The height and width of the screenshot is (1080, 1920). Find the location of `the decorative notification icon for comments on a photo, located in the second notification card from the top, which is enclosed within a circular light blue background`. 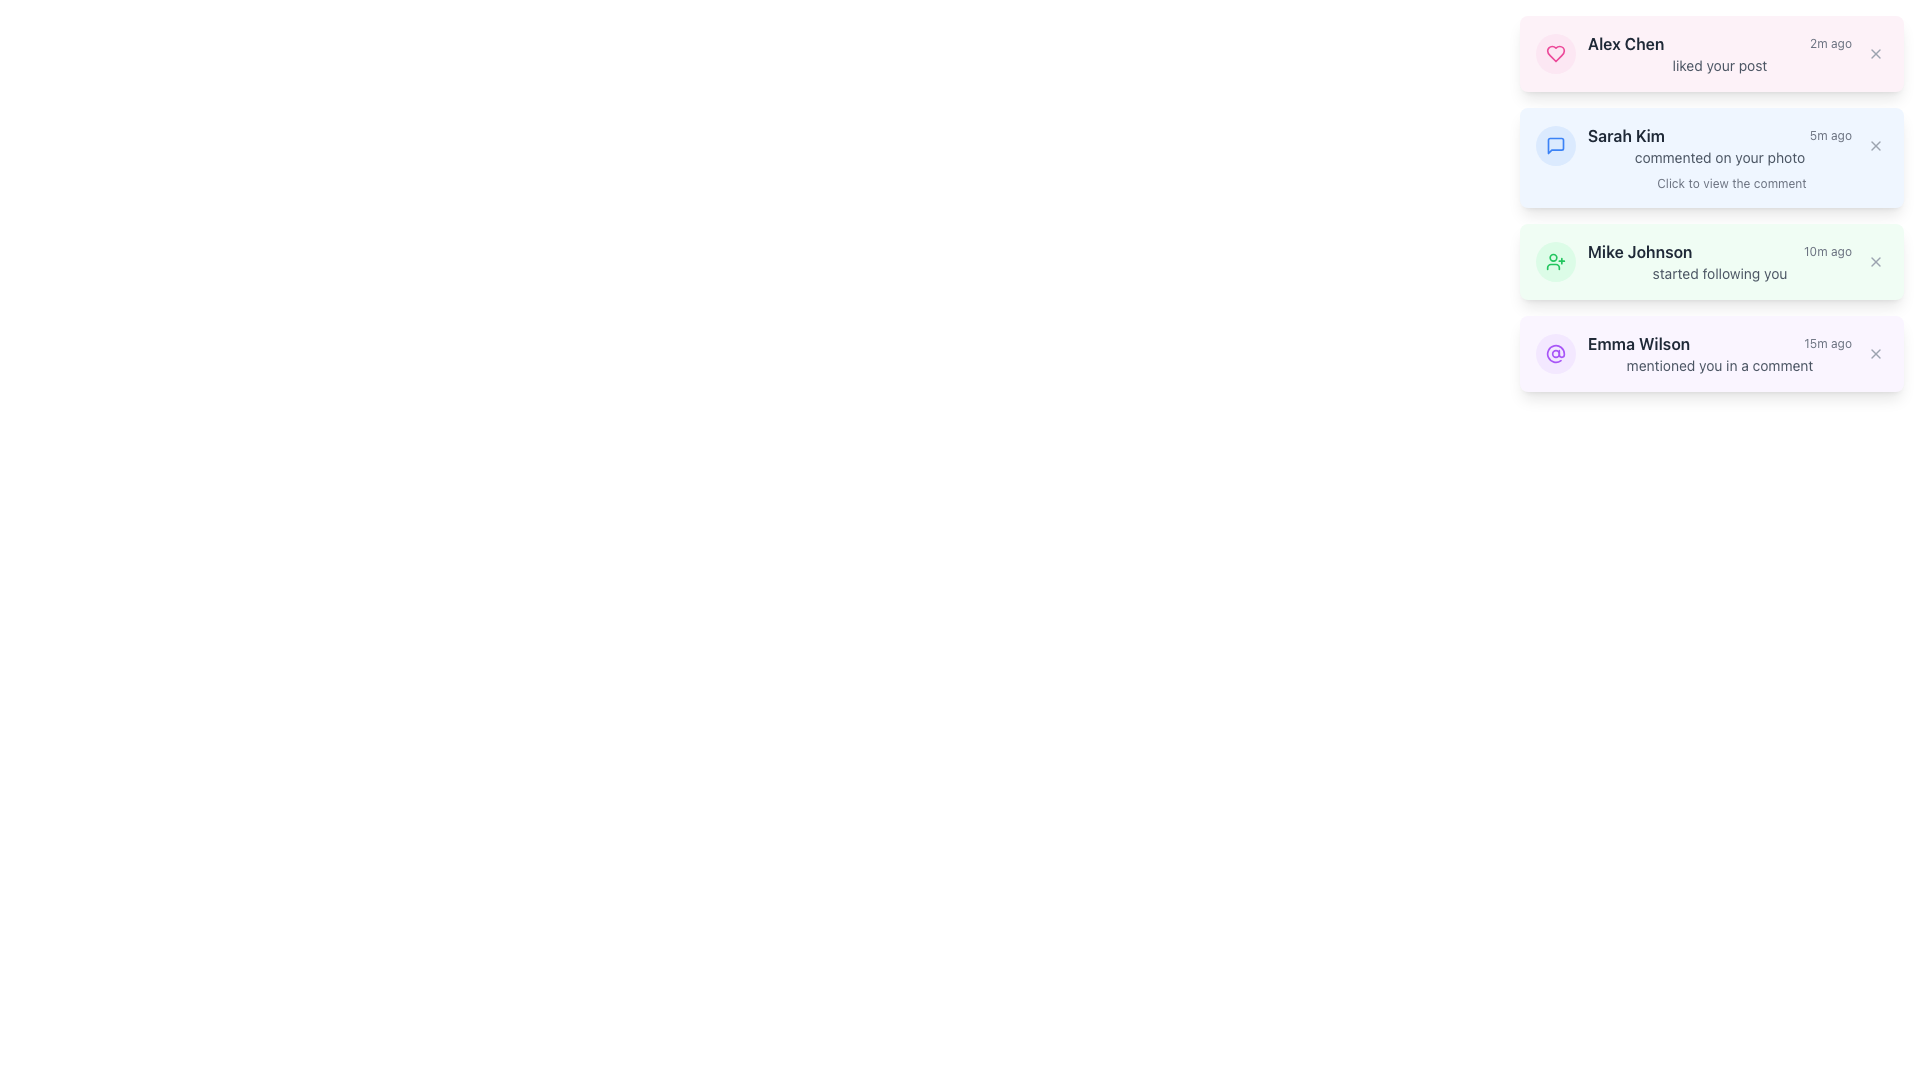

the decorative notification icon for comments on a photo, located in the second notification card from the top, which is enclosed within a circular light blue background is located at coordinates (1554, 145).